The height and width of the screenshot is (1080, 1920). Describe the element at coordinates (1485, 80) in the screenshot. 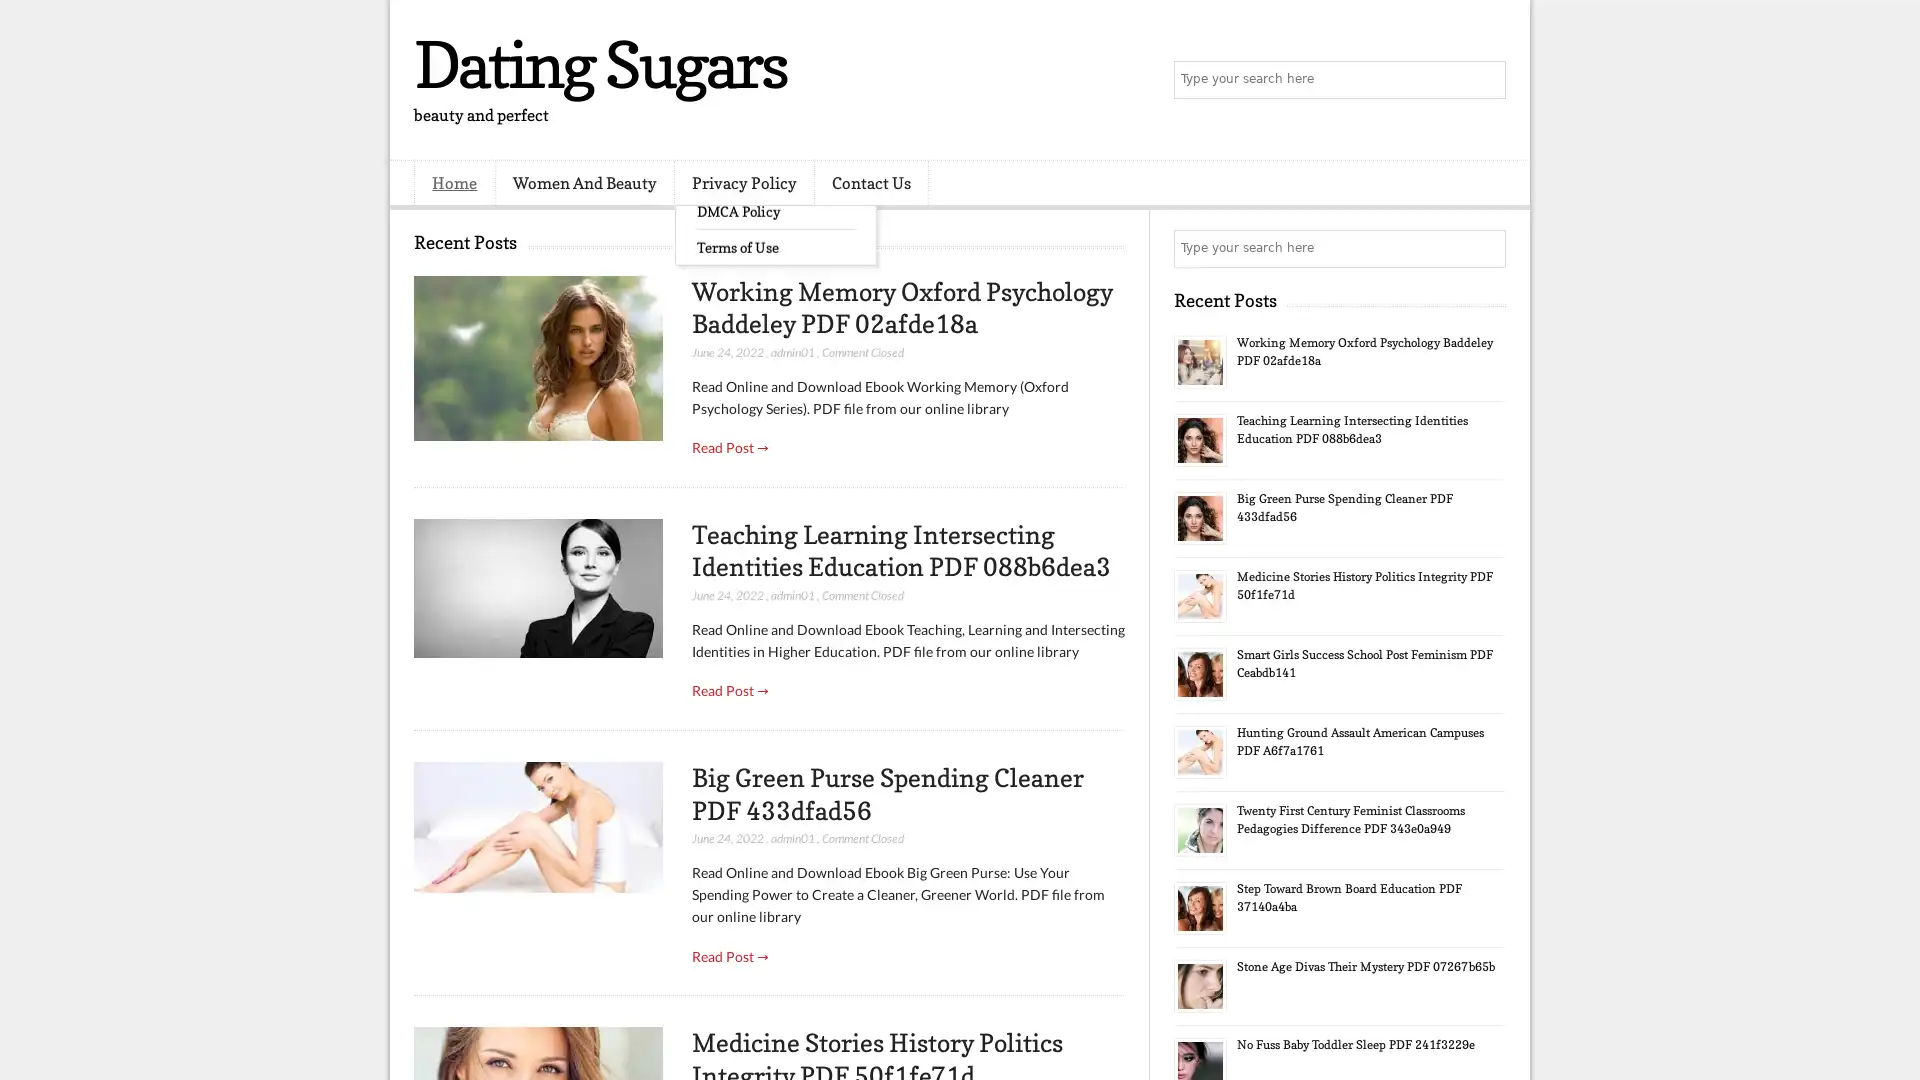

I see `Search` at that location.